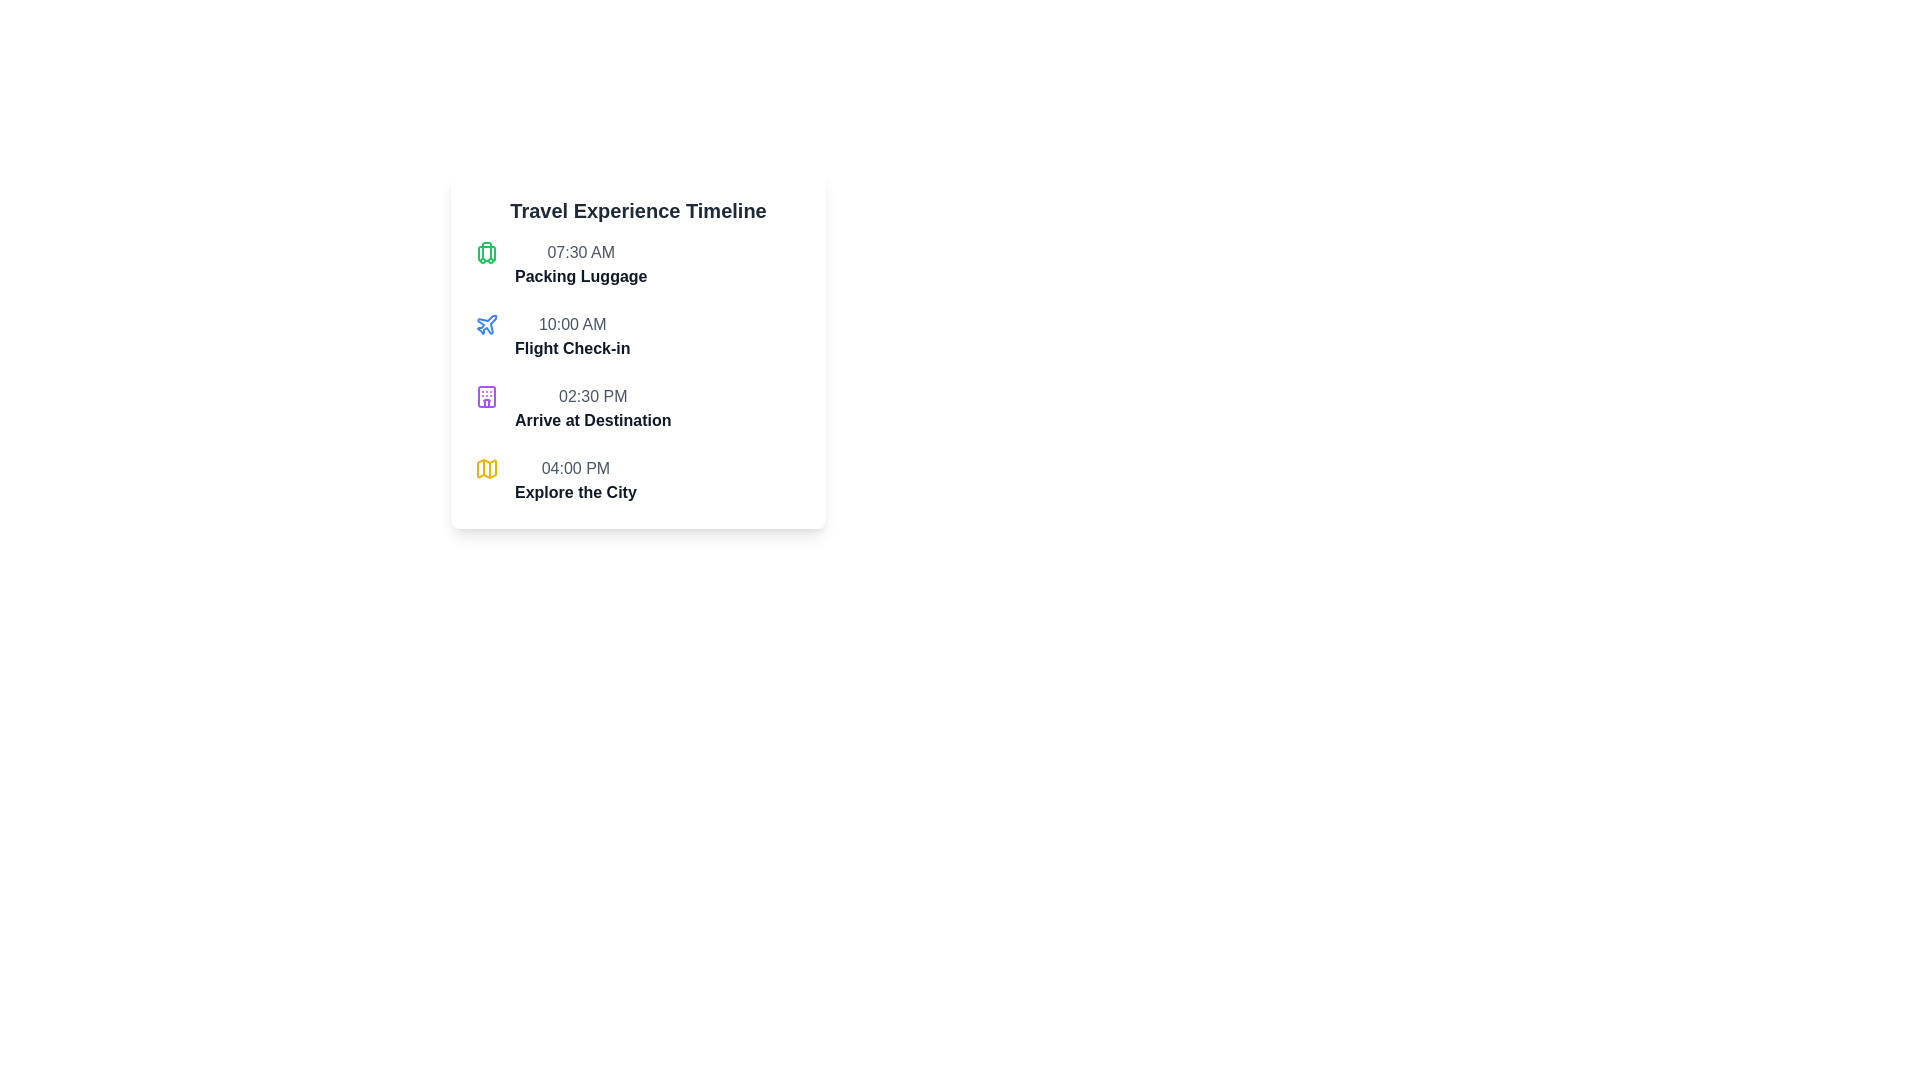  I want to click on the Text information block displaying '02:30 PM' and 'Arrive at Destination', which is styled with a lighter gray font and bold black text, located as the third item in a vertical list, so click(637, 407).